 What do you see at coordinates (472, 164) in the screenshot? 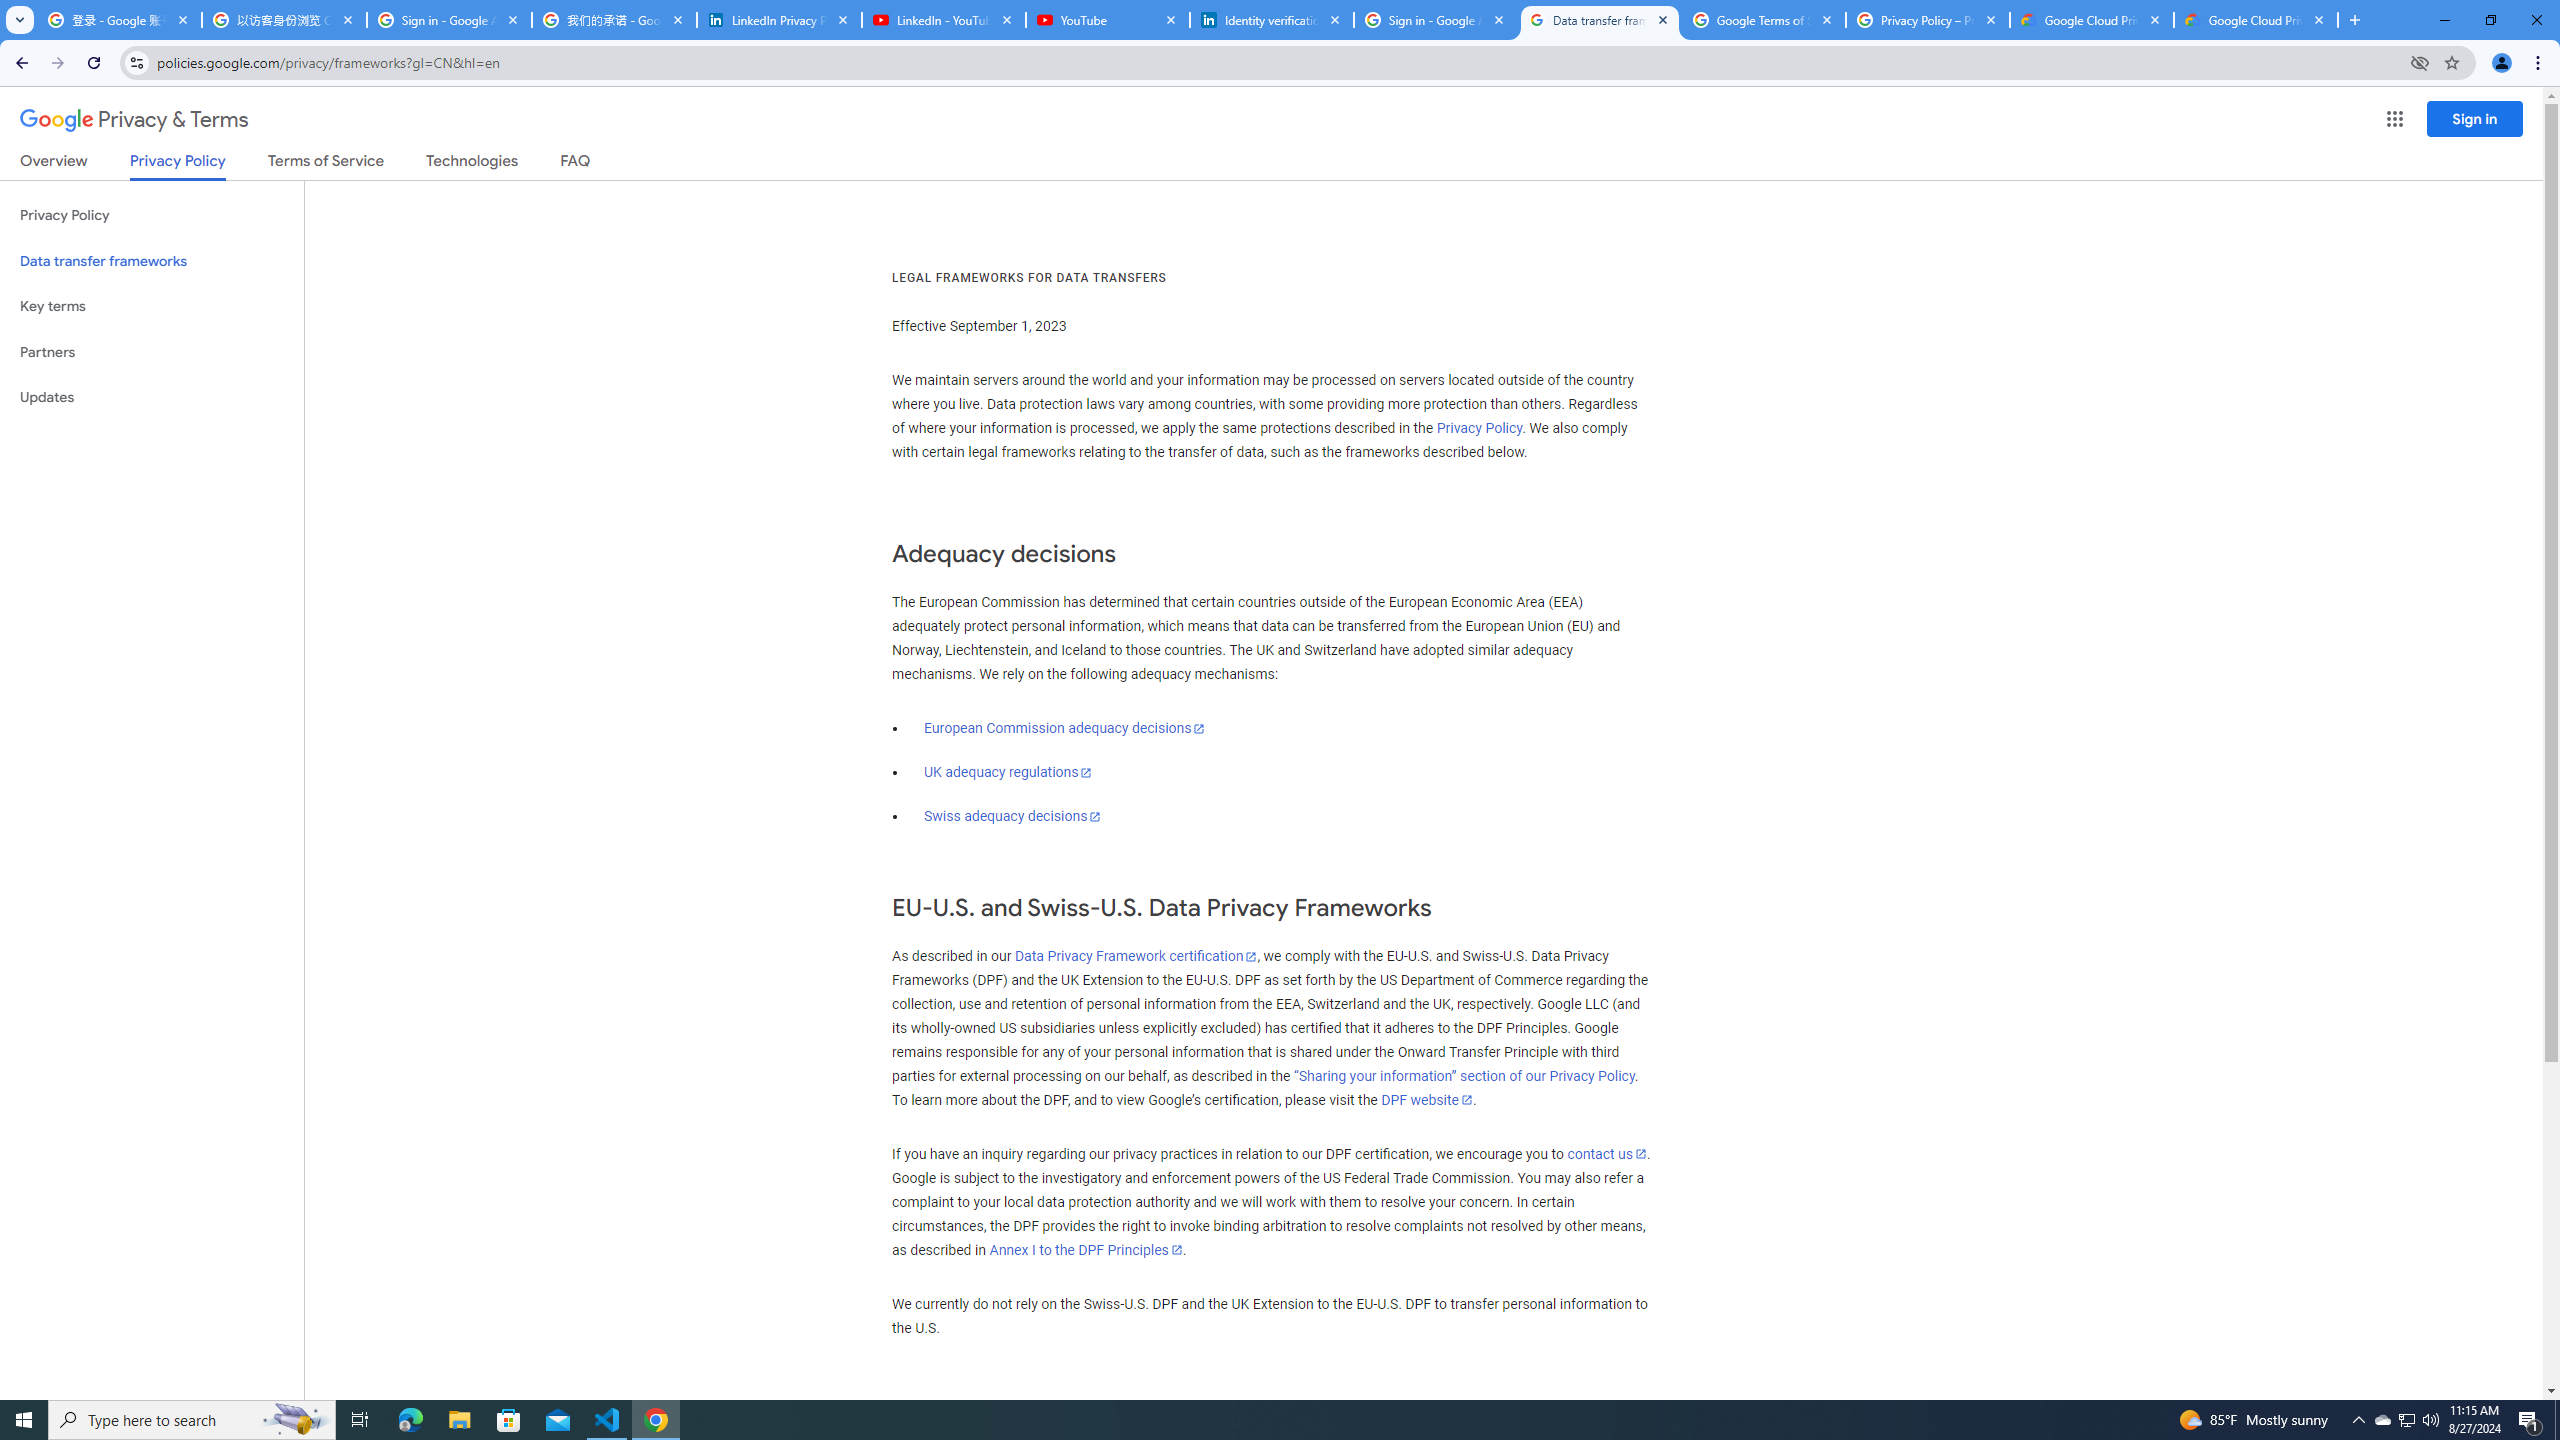
I see `'Technologies'` at bounding box center [472, 164].